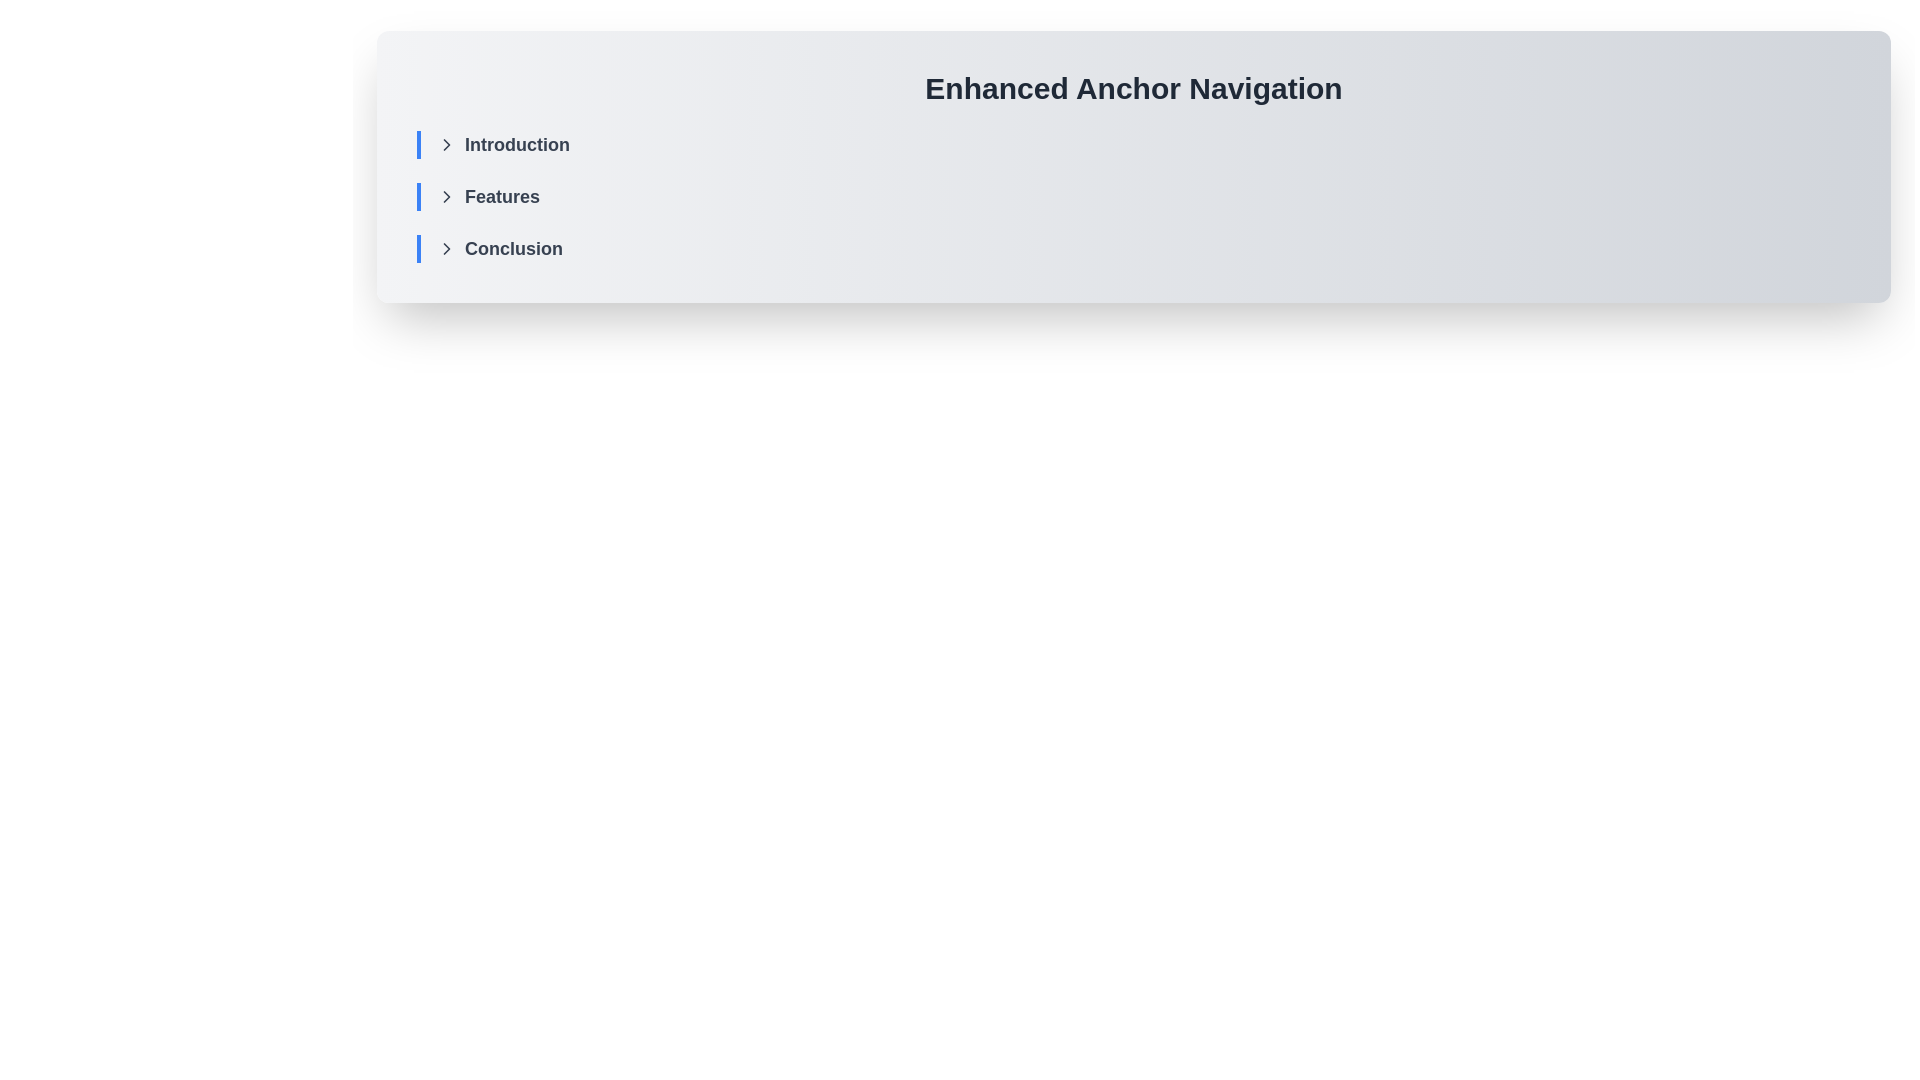 This screenshot has width=1920, height=1080. What do you see at coordinates (503, 144) in the screenshot?
I see `the navigation link labeled 'Introduction' to highlight it` at bounding box center [503, 144].